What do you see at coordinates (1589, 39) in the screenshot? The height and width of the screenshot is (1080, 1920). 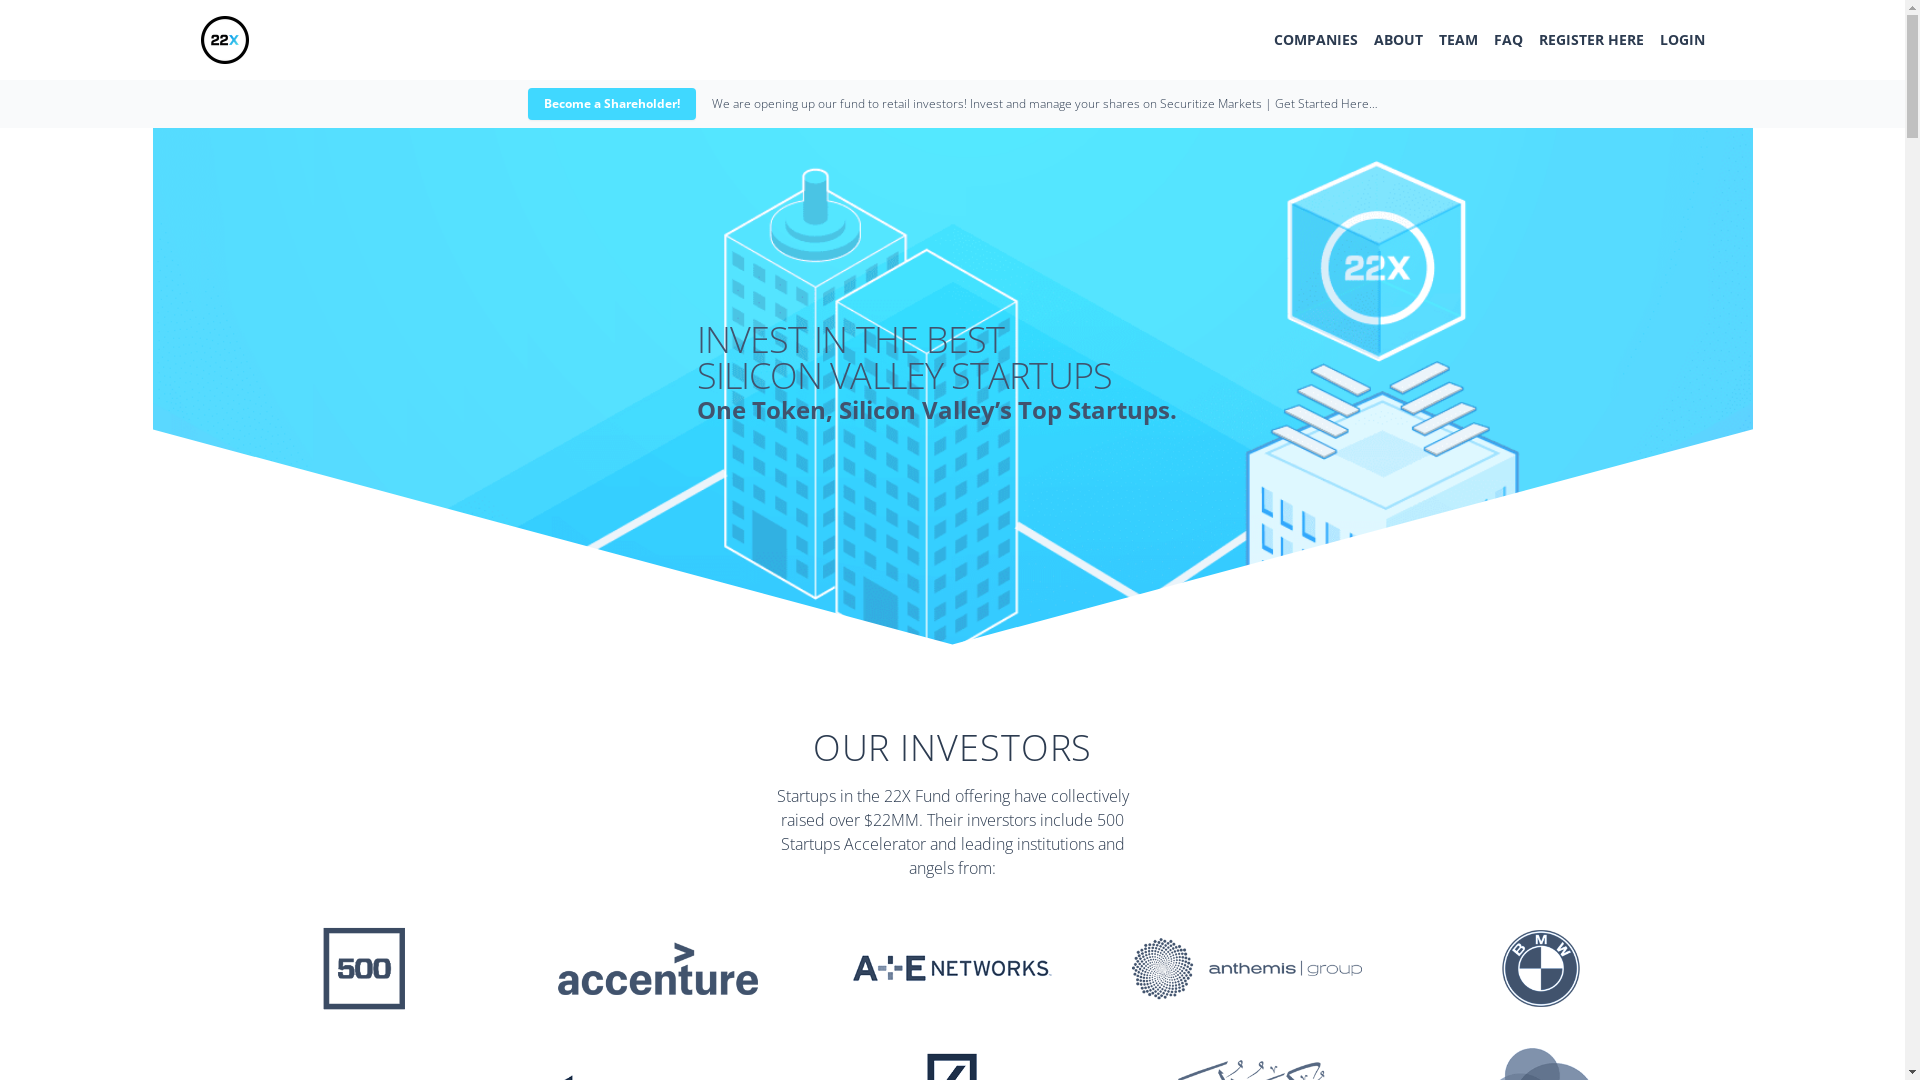 I see `'REGISTER HERE'` at bounding box center [1589, 39].